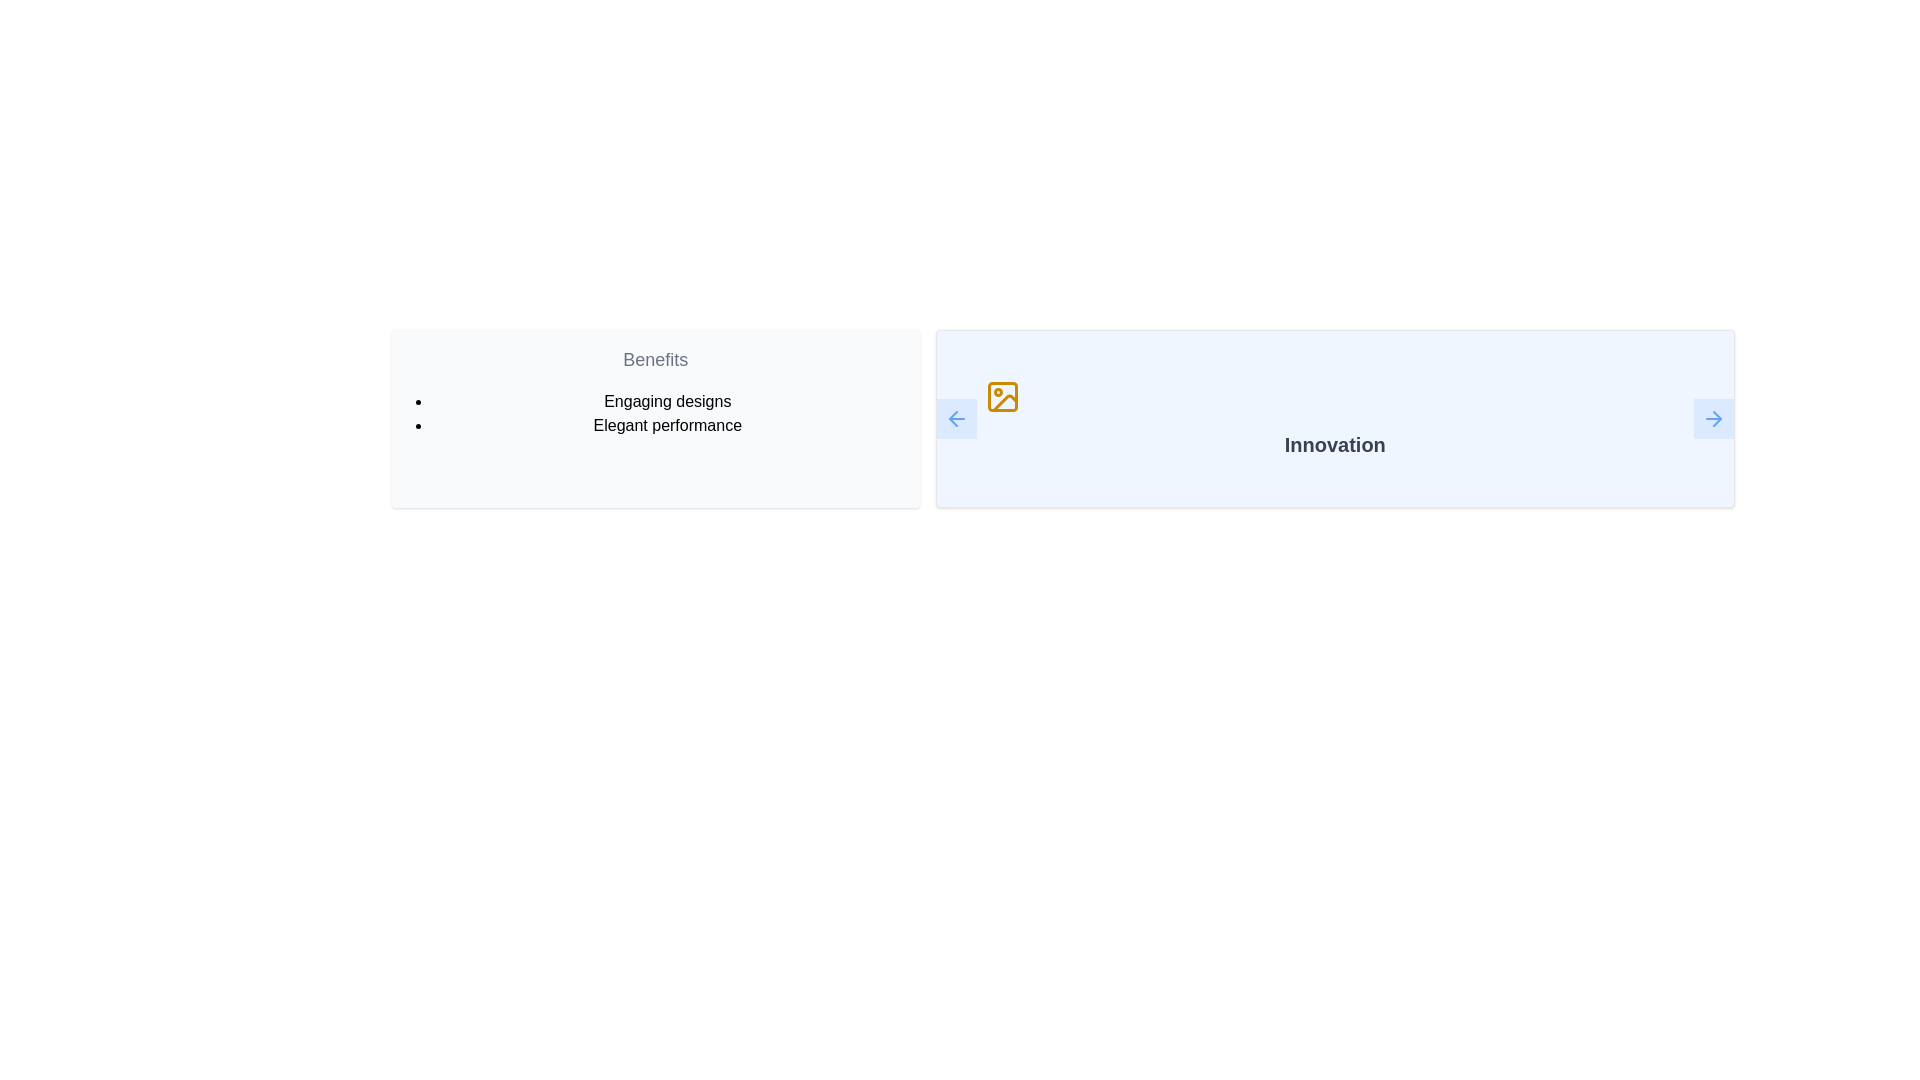 This screenshot has height=1080, width=1920. Describe the element at coordinates (1002, 397) in the screenshot. I see `the yellow photograph icon with a curling corner effect, which is located to the left of the text 'Innovation'` at that location.